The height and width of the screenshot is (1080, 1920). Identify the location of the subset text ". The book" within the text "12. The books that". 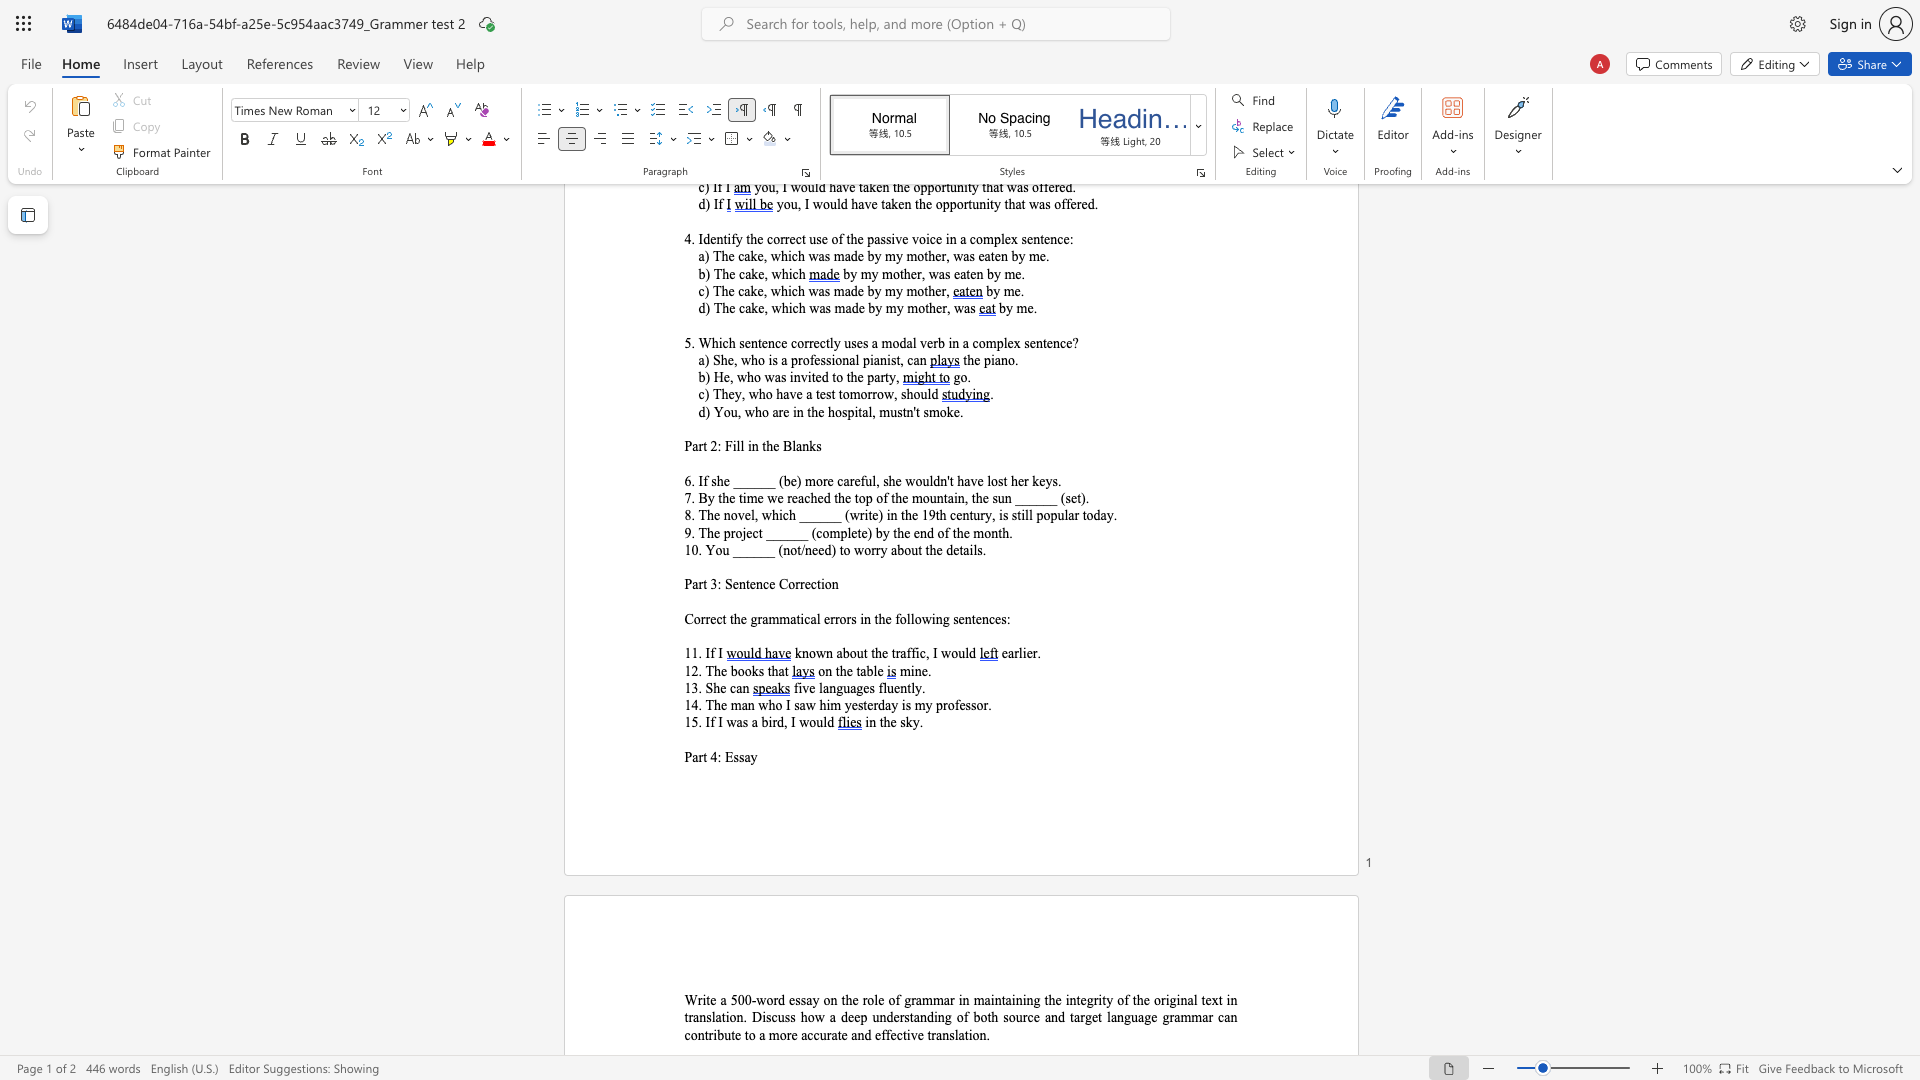
(698, 671).